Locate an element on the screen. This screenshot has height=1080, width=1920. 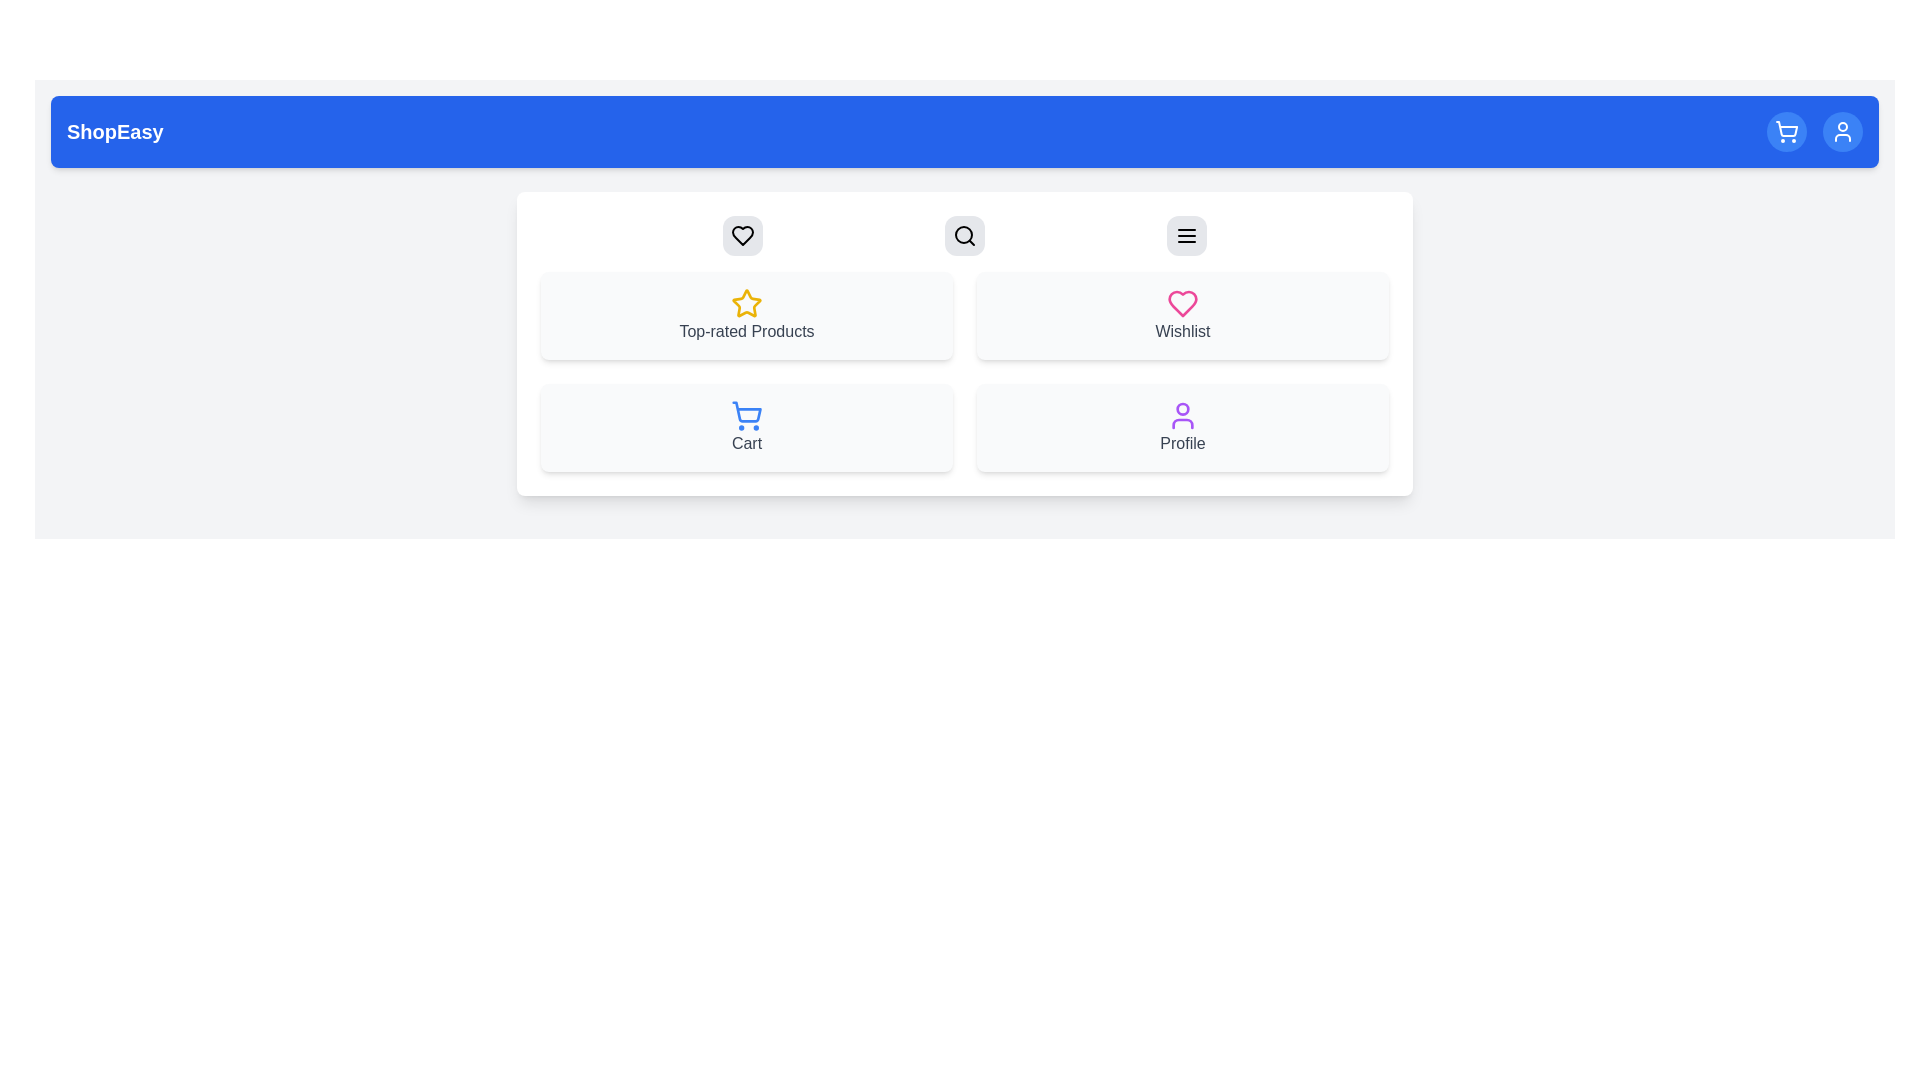
the star icon located in the top-left rectangular box above the text 'Top-rated Products' is located at coordinates (746, 304).